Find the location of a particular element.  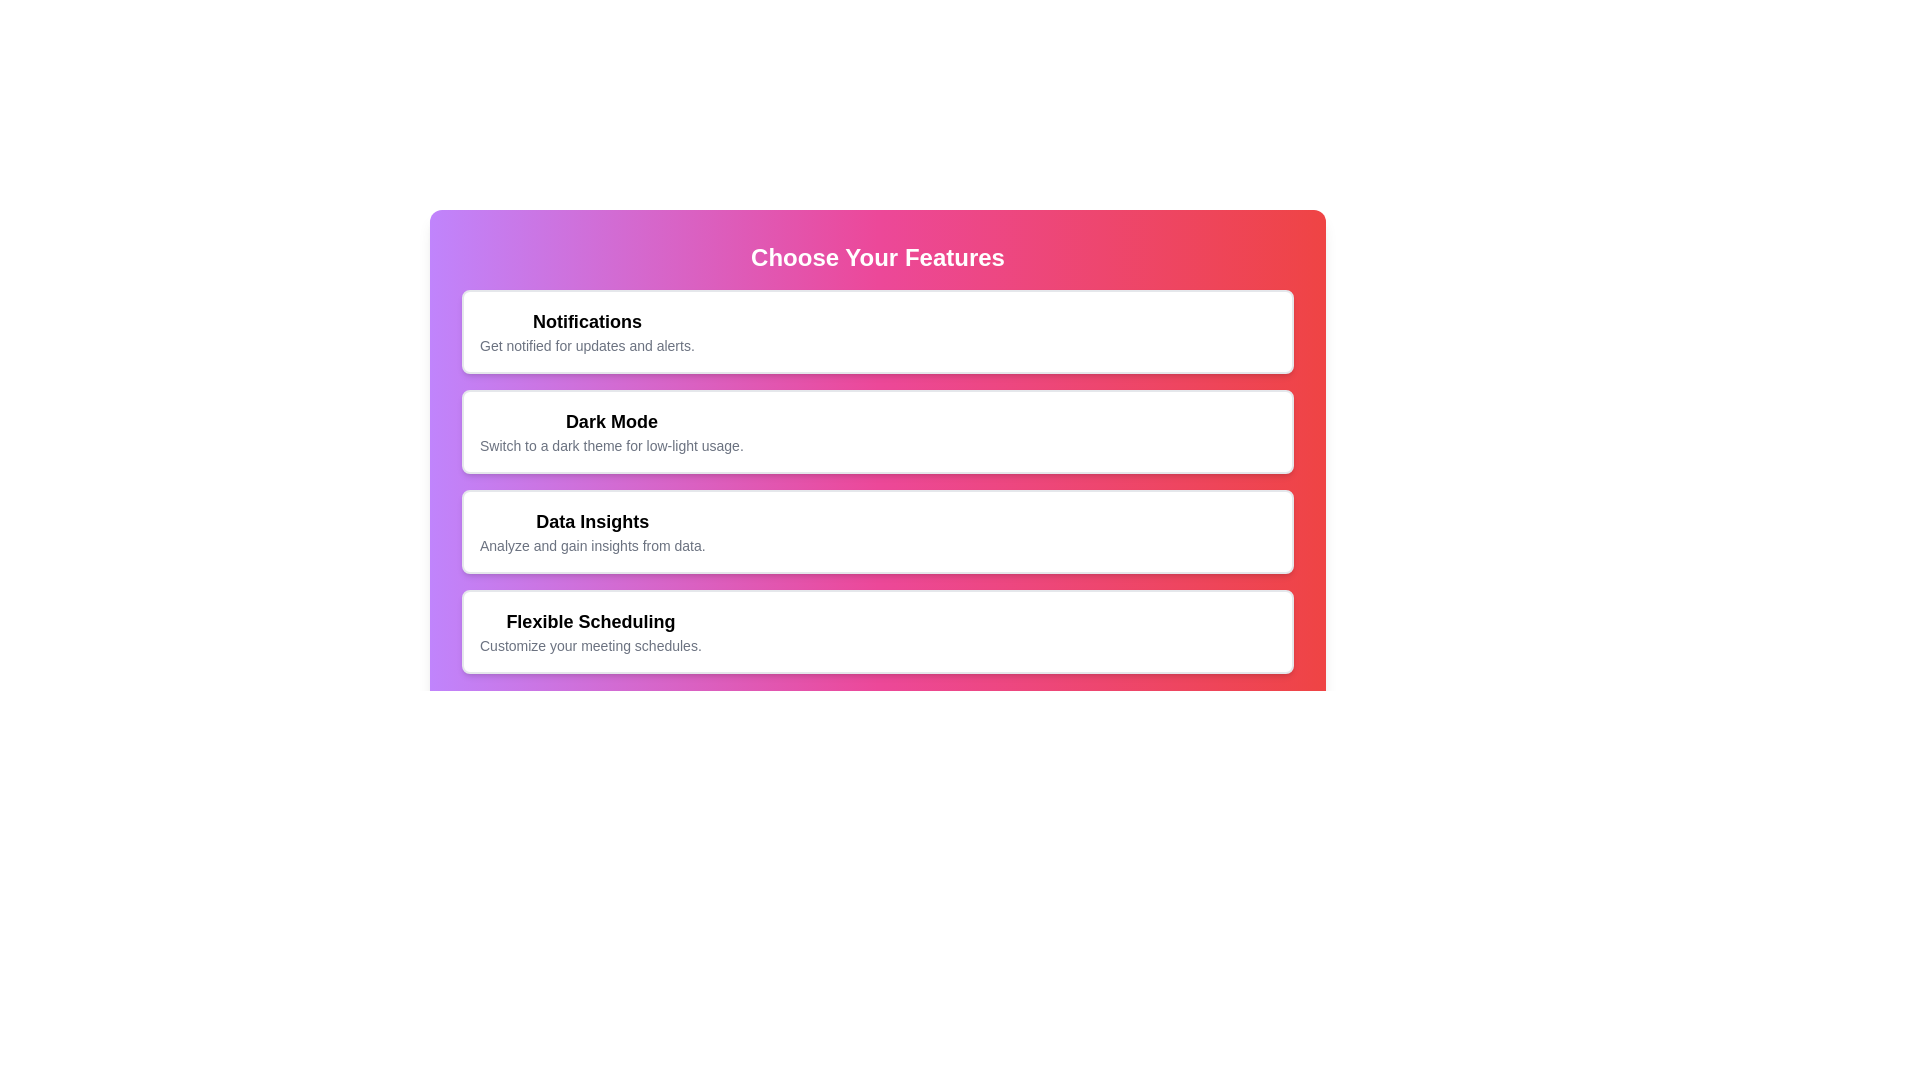

the static text label 'Data Insights' which is styled with a bold, large black font and is located within a card-like layout, positioned as the header of the third card in a vertical list of selectable features is located at coordinates (591, 520).